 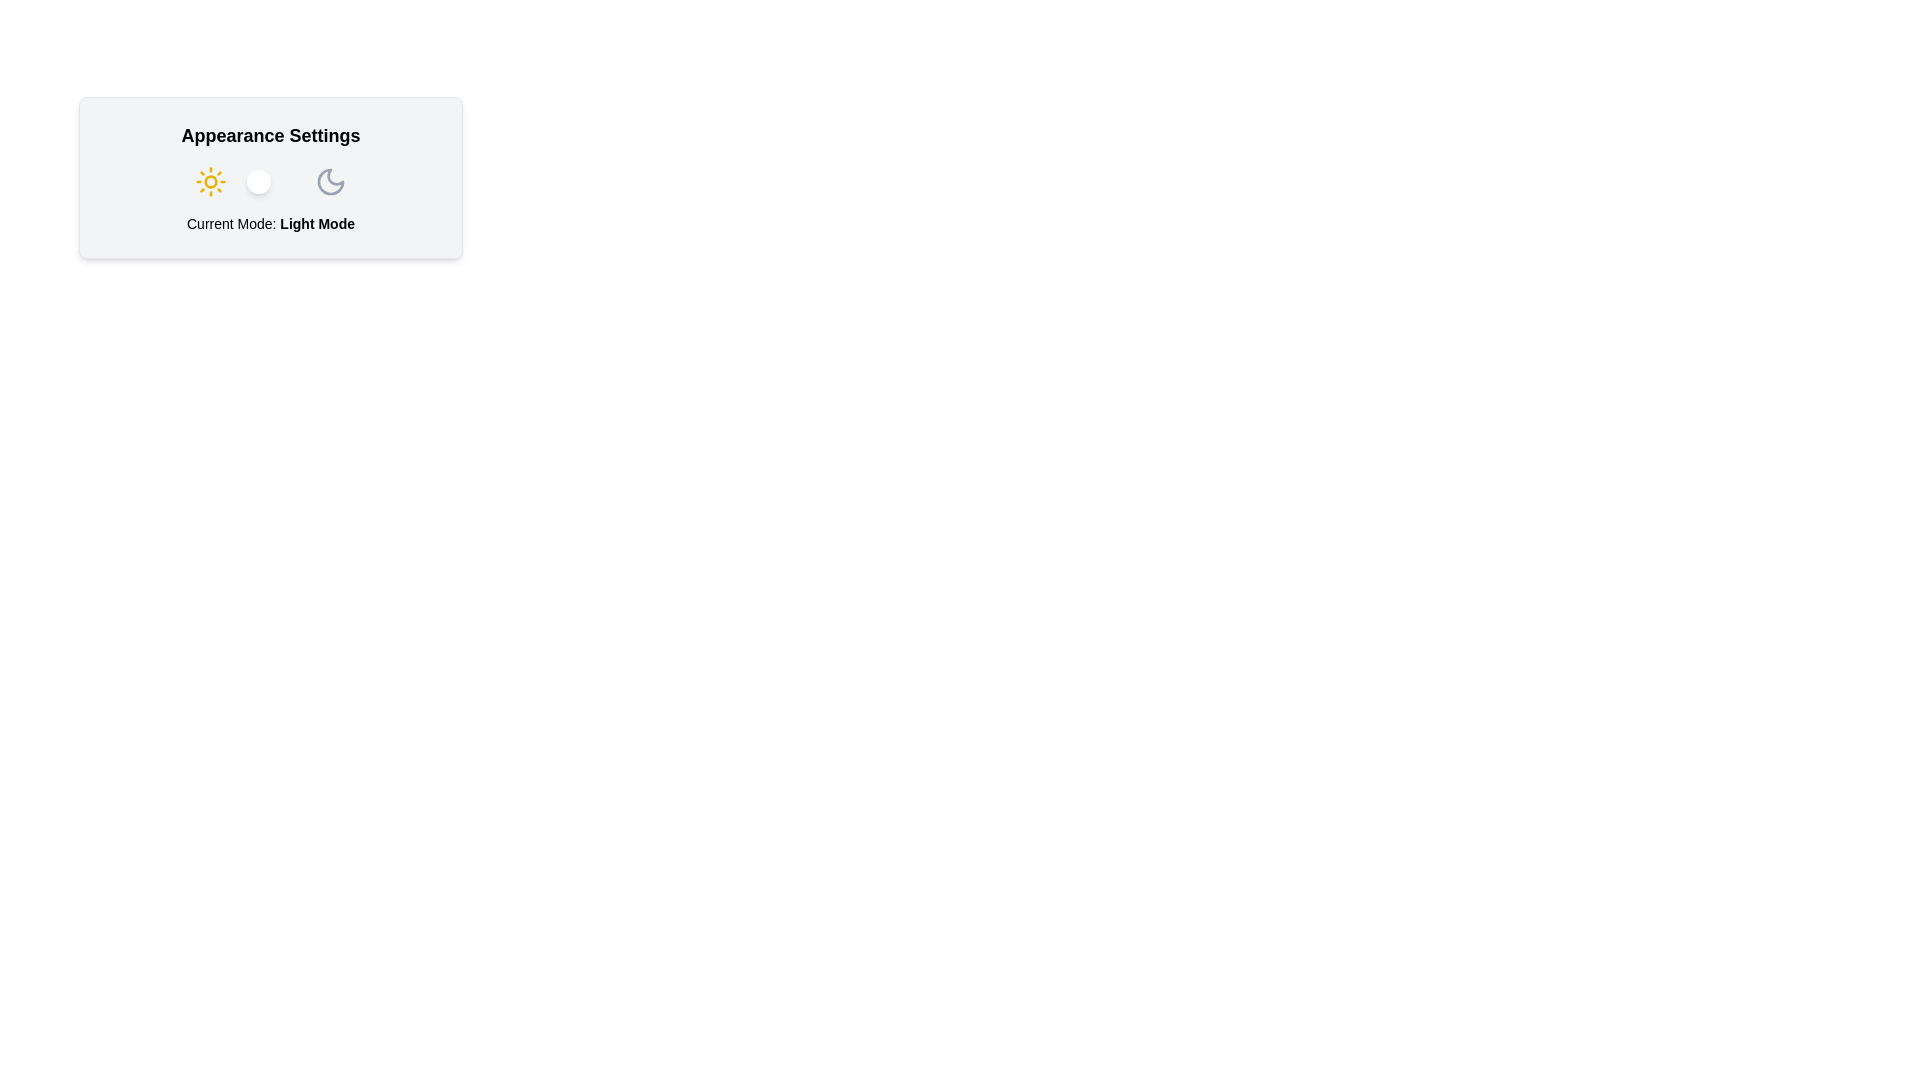 I want to click on the toggle switch located in the center of the settings pop-up box, so click(x=269, y=181).